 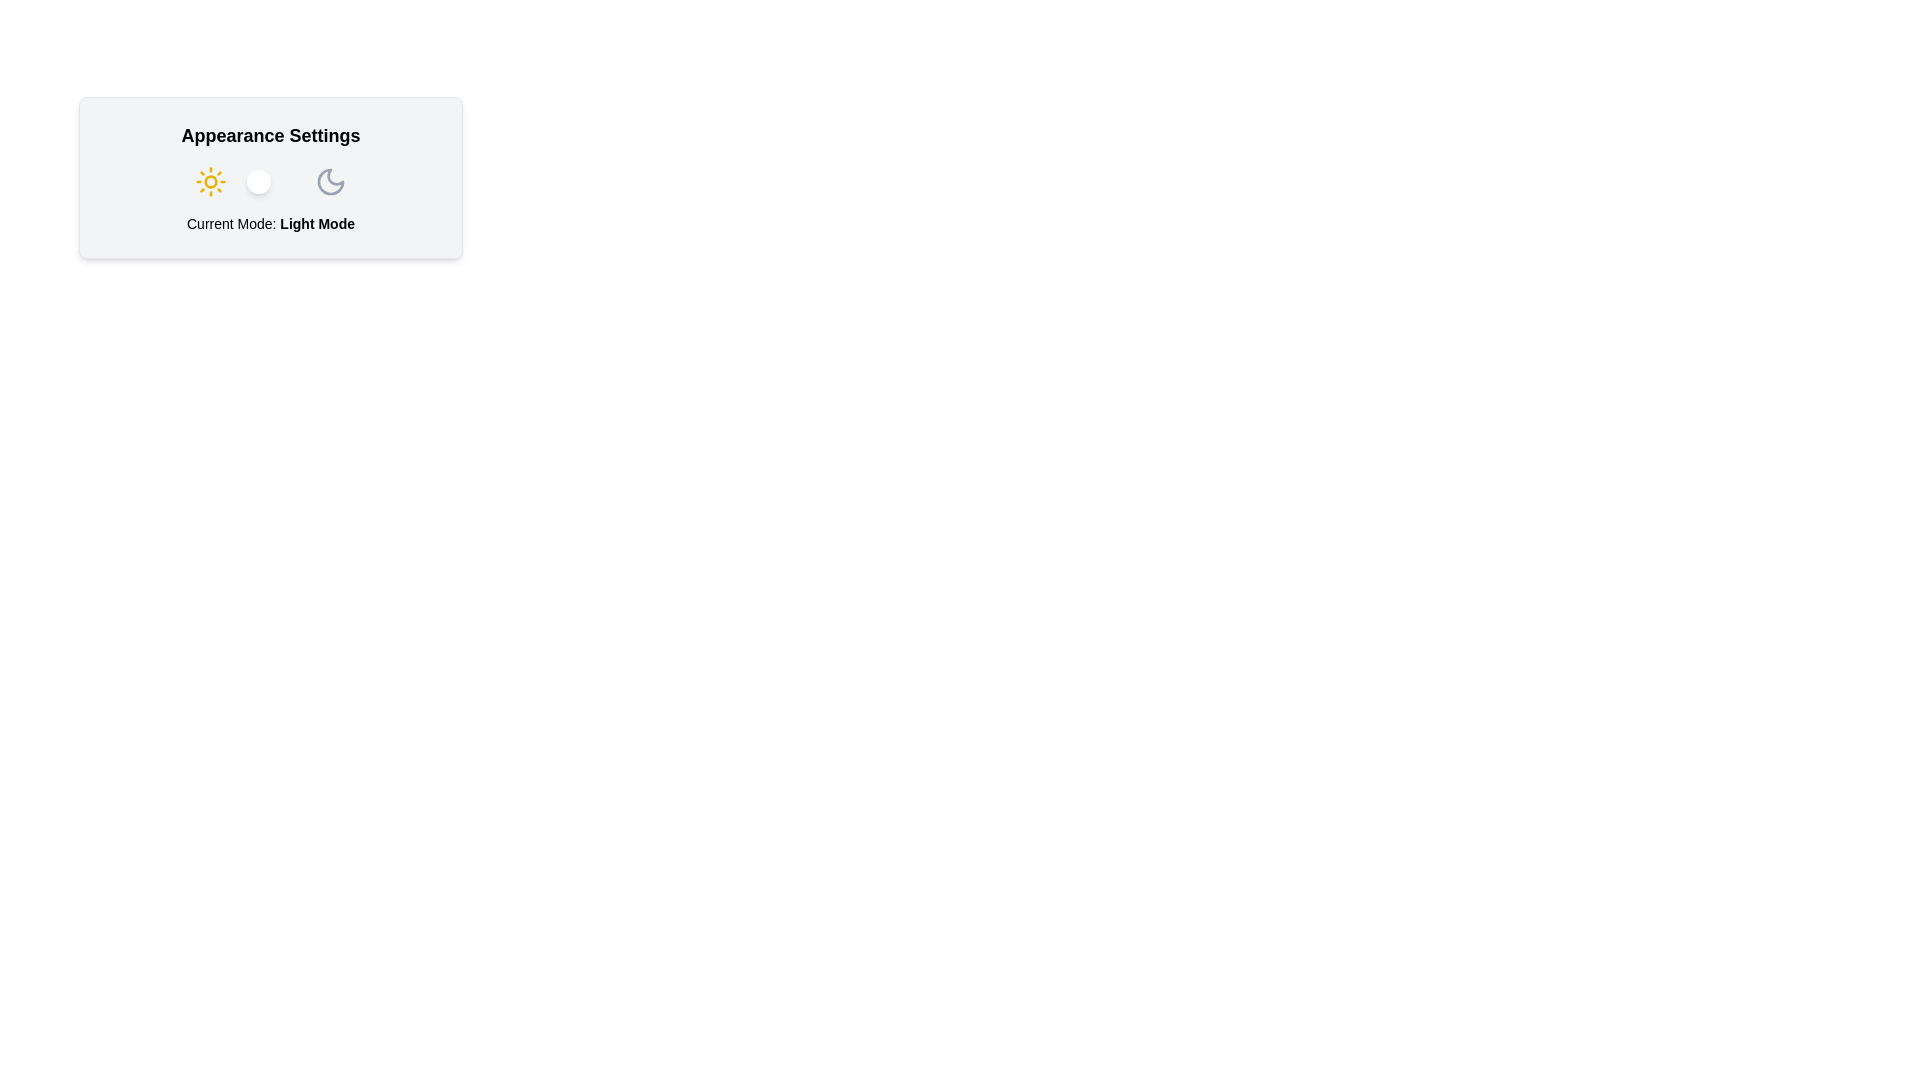 I want to click on the toggle switch located in the center of the settings pop-up box, so click(x=269, y=181).